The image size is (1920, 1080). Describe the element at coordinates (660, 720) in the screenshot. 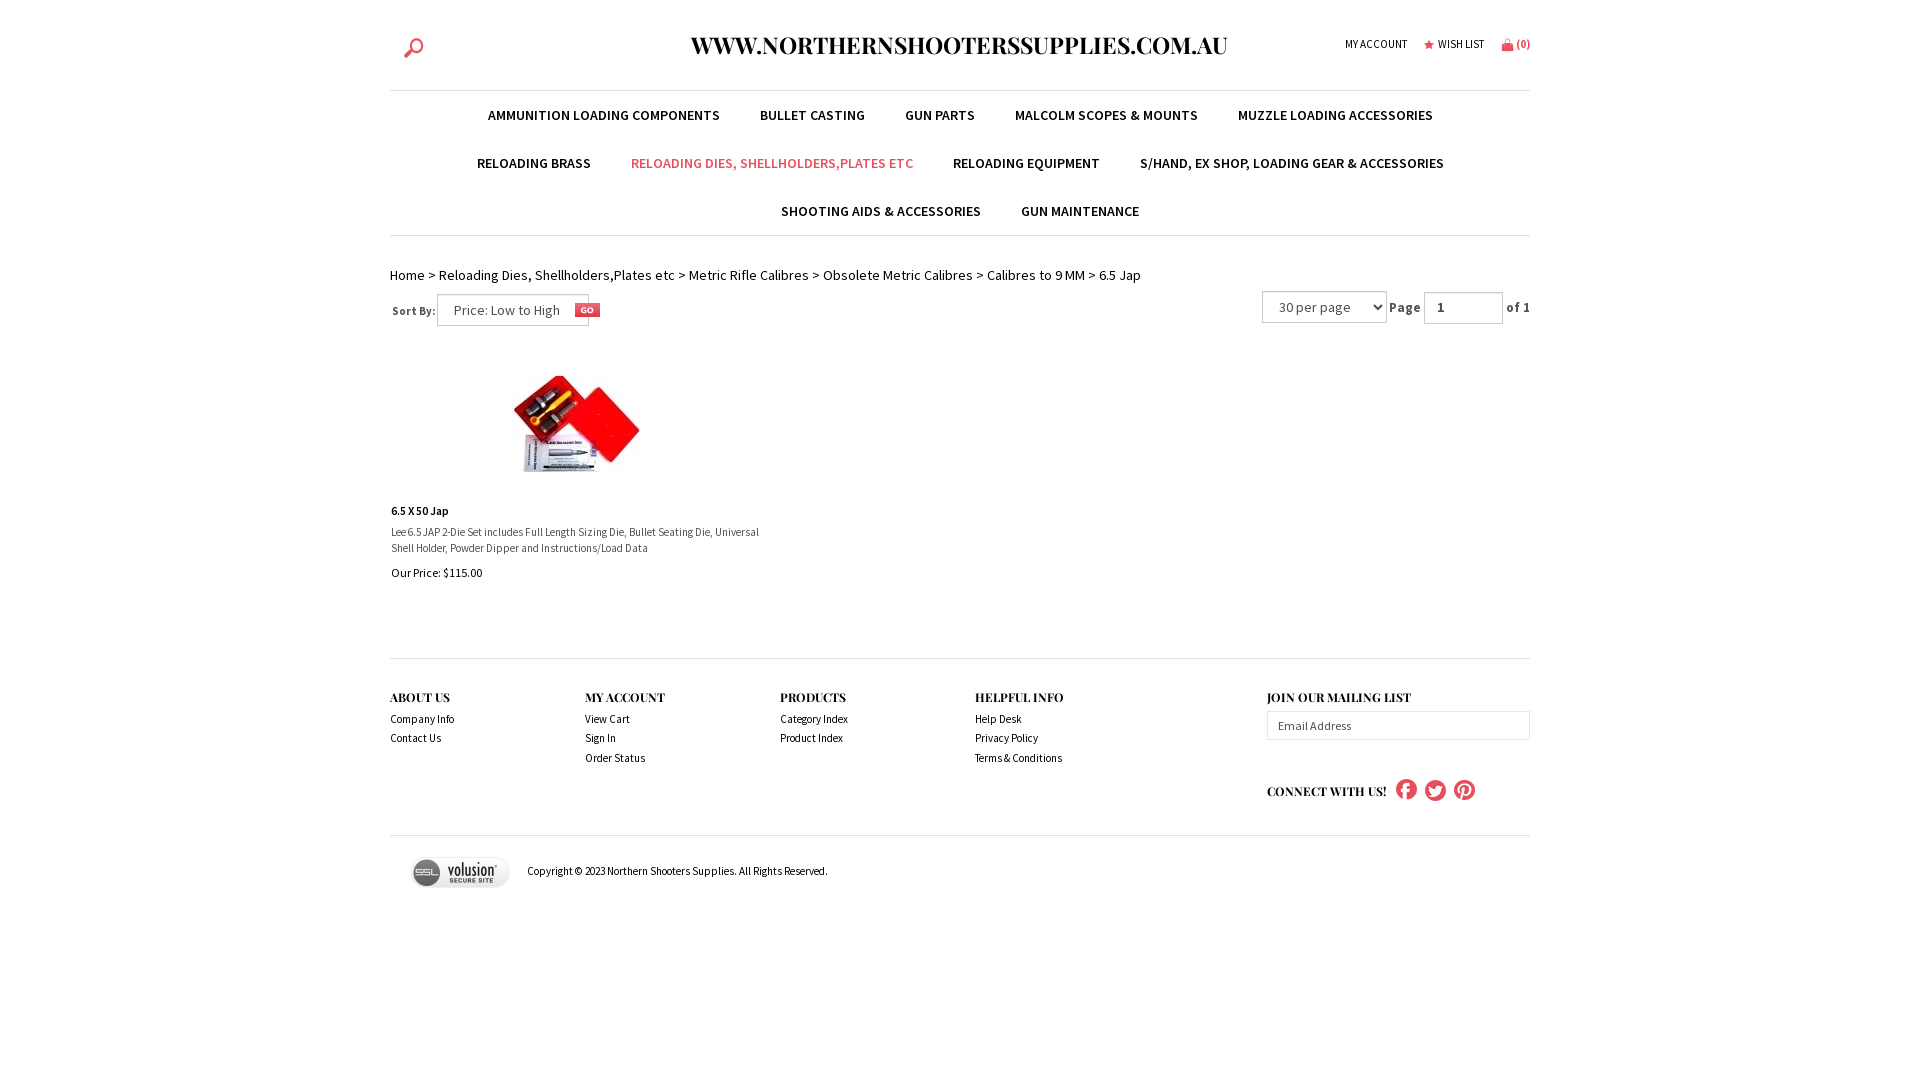

I see `'View Cart'` at that location.